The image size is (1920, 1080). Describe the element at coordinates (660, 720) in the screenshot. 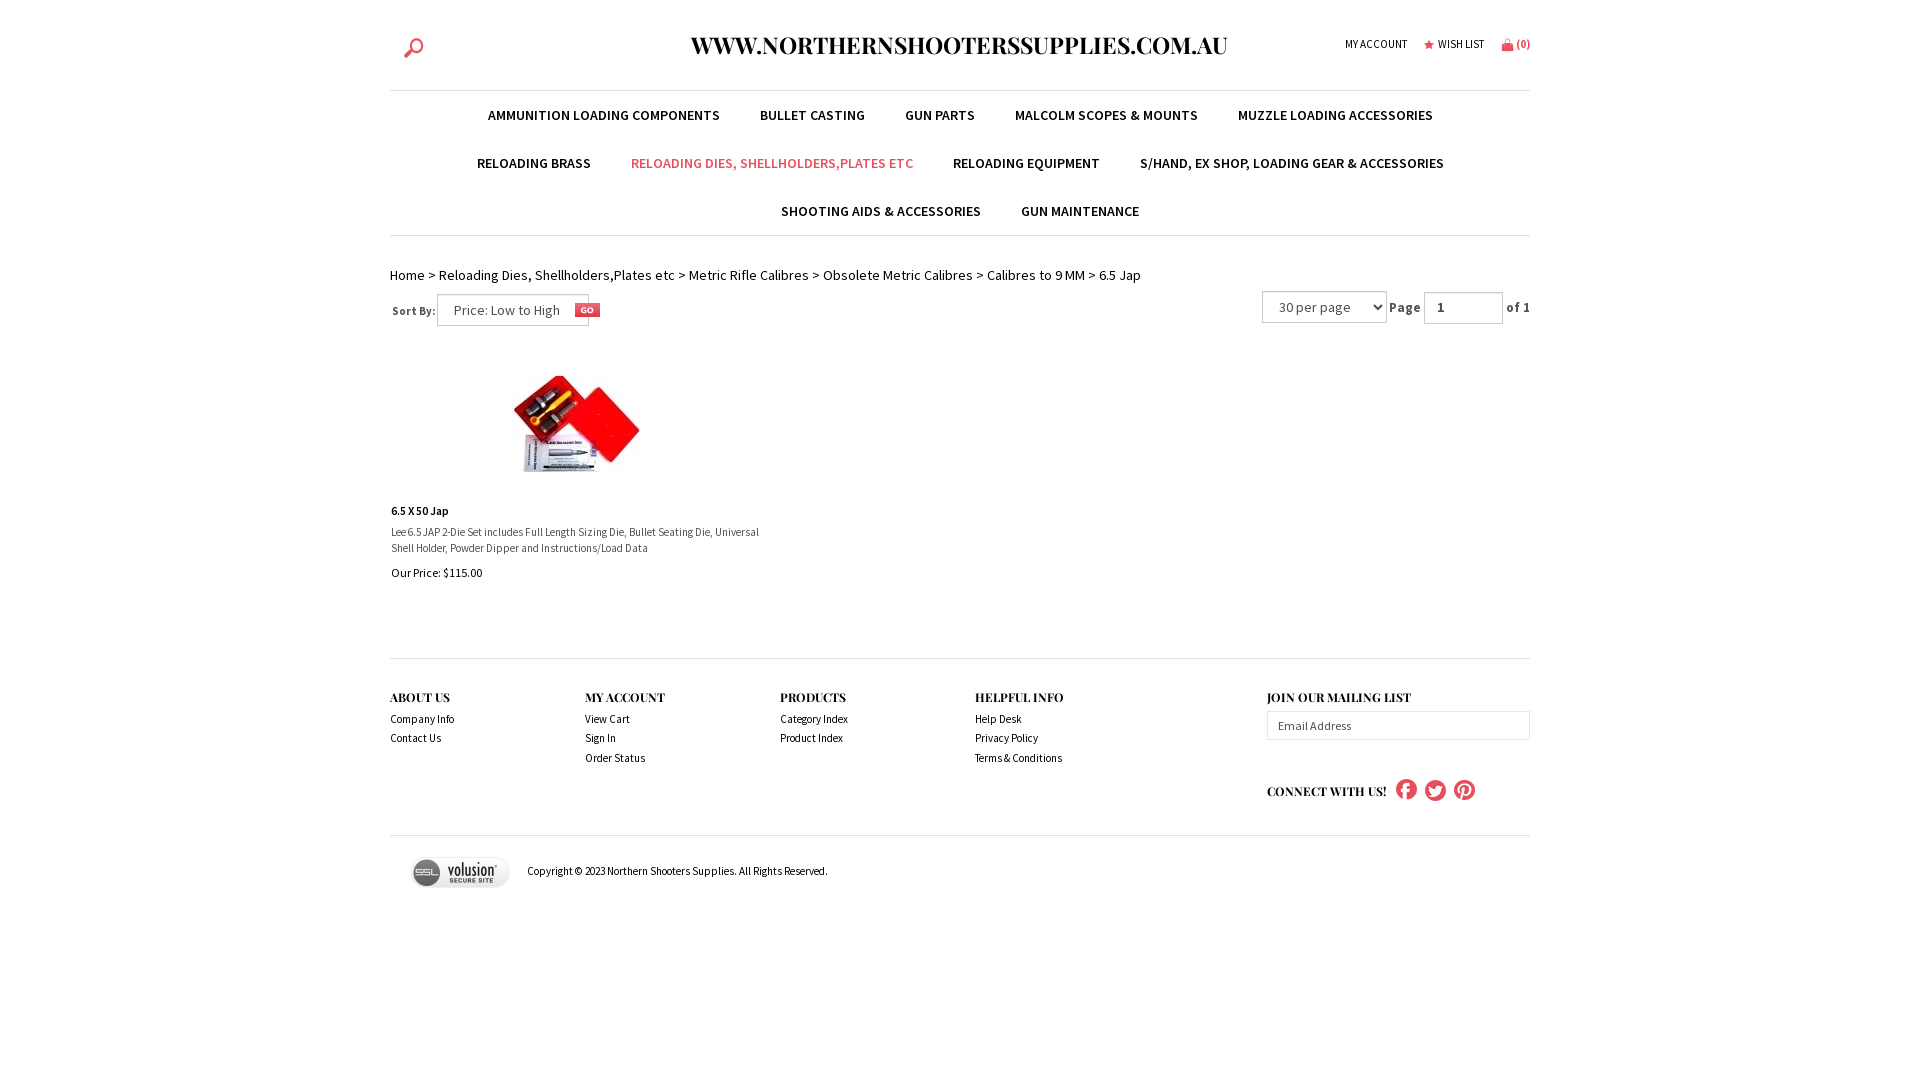

I see `'View Cart'` at that location.